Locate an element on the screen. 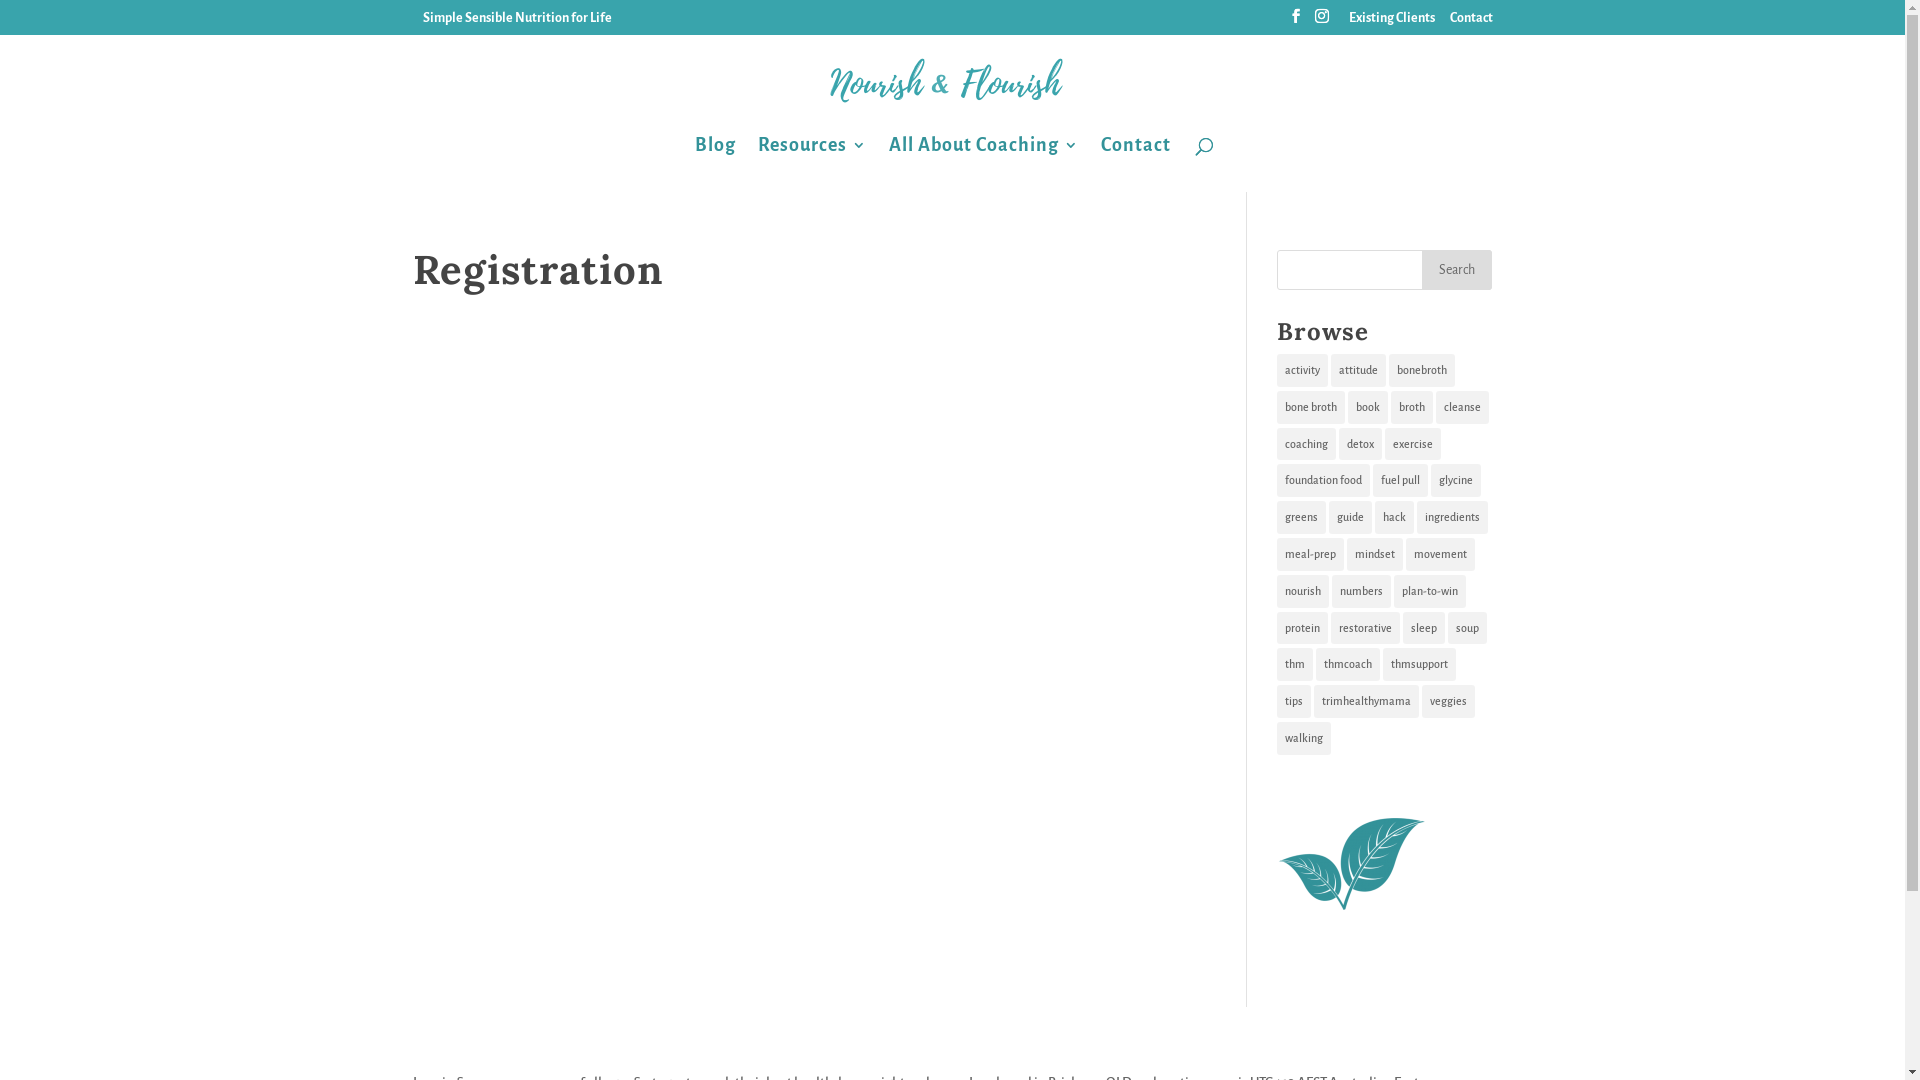 This screenshot has height=1080, width=1920. 'attitude' is located at coordinates (1358, 370).